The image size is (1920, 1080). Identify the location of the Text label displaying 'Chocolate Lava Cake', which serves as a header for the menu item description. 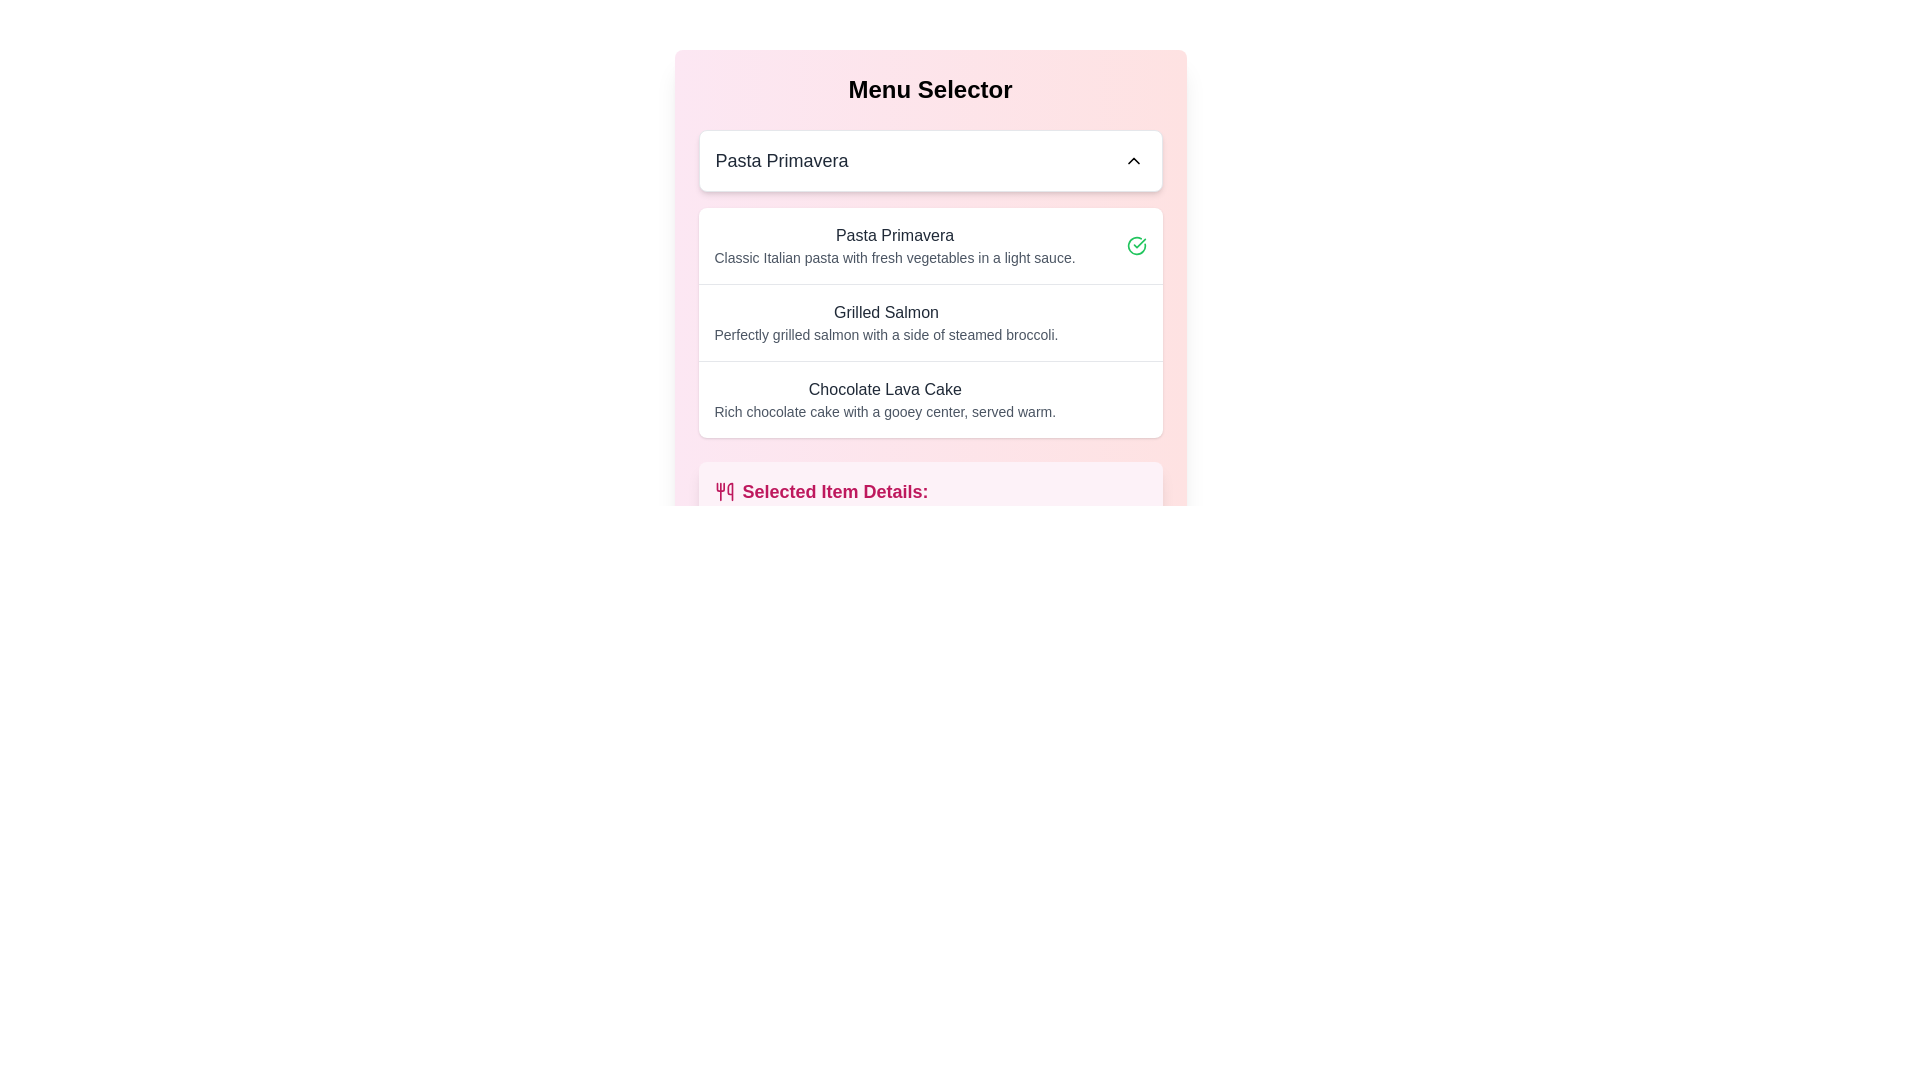
(884, 389).